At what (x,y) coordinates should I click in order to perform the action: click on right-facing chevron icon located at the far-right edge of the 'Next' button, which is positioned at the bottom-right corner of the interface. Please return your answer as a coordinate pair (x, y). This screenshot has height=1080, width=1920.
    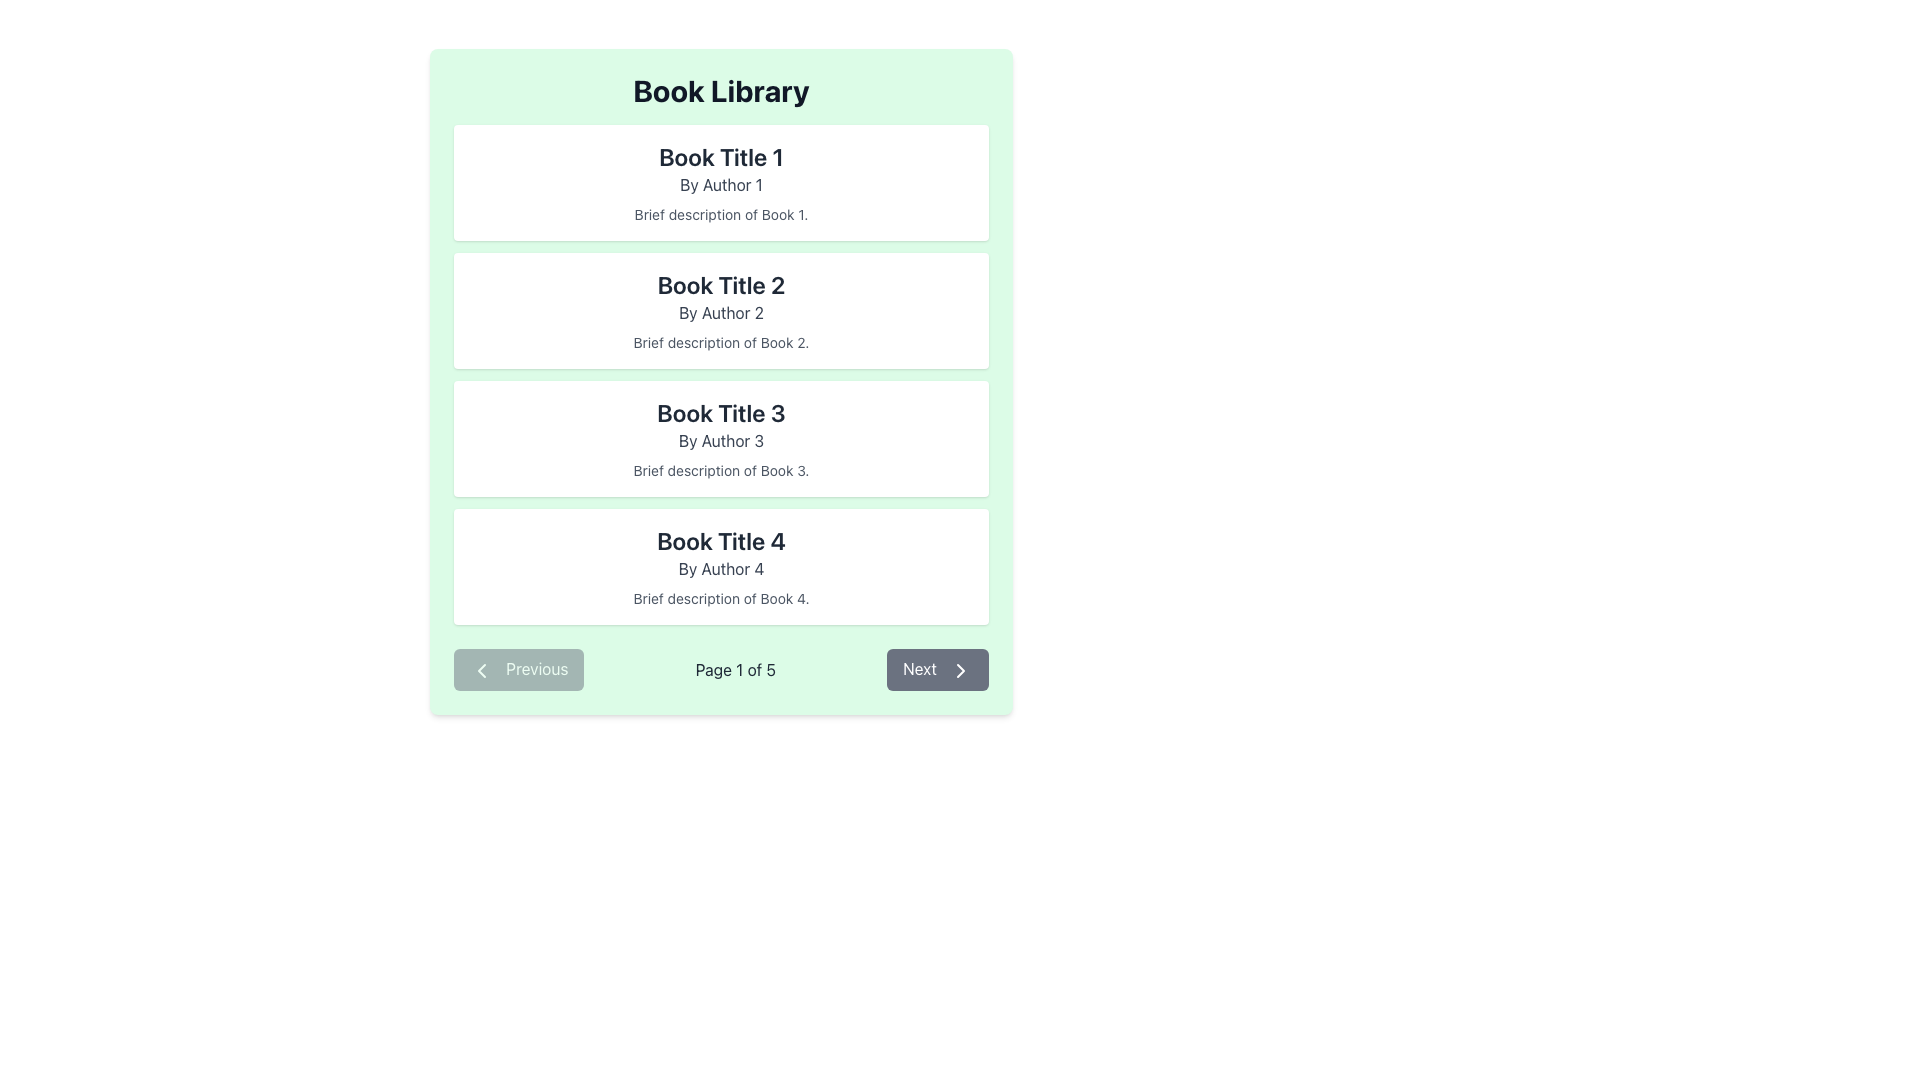
    Looking at the image, I should click on (960, 670).